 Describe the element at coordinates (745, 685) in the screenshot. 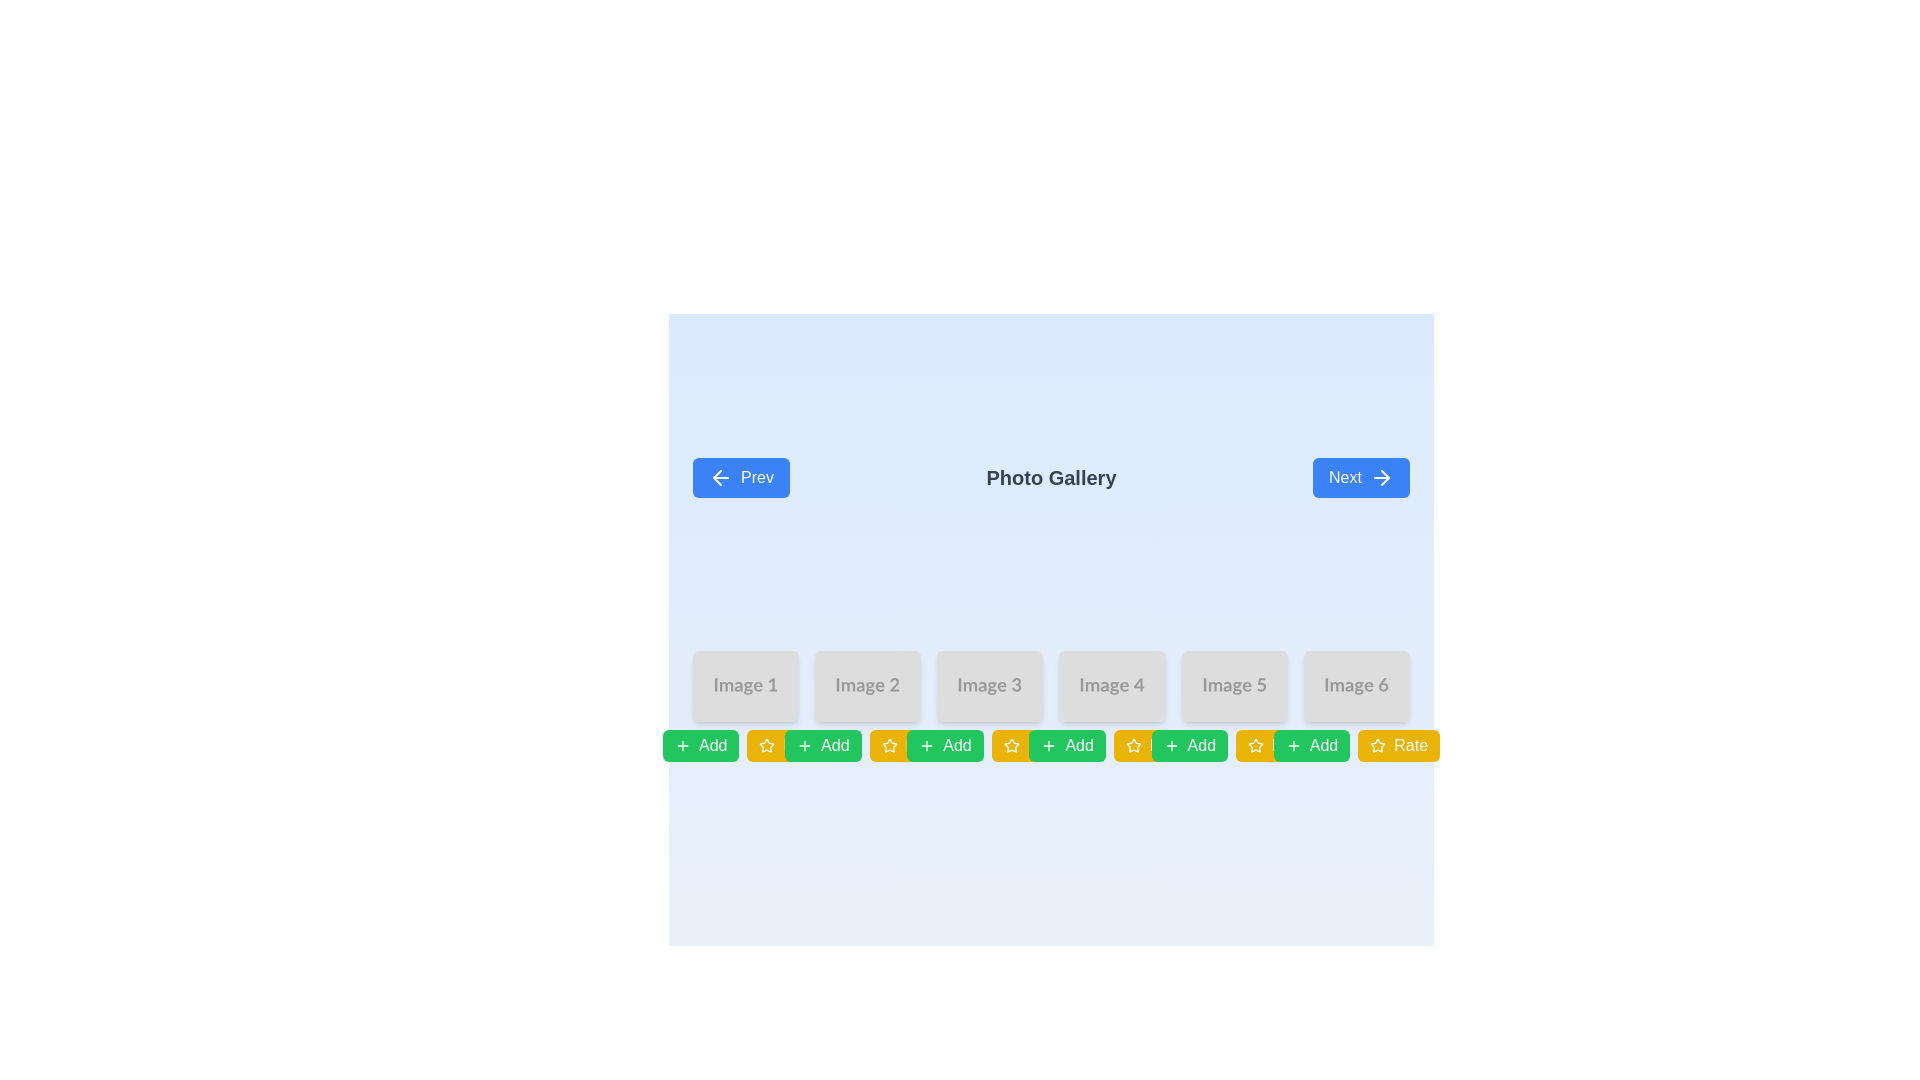

I see `the image placeholder labeled 'Image 1'` at that location.